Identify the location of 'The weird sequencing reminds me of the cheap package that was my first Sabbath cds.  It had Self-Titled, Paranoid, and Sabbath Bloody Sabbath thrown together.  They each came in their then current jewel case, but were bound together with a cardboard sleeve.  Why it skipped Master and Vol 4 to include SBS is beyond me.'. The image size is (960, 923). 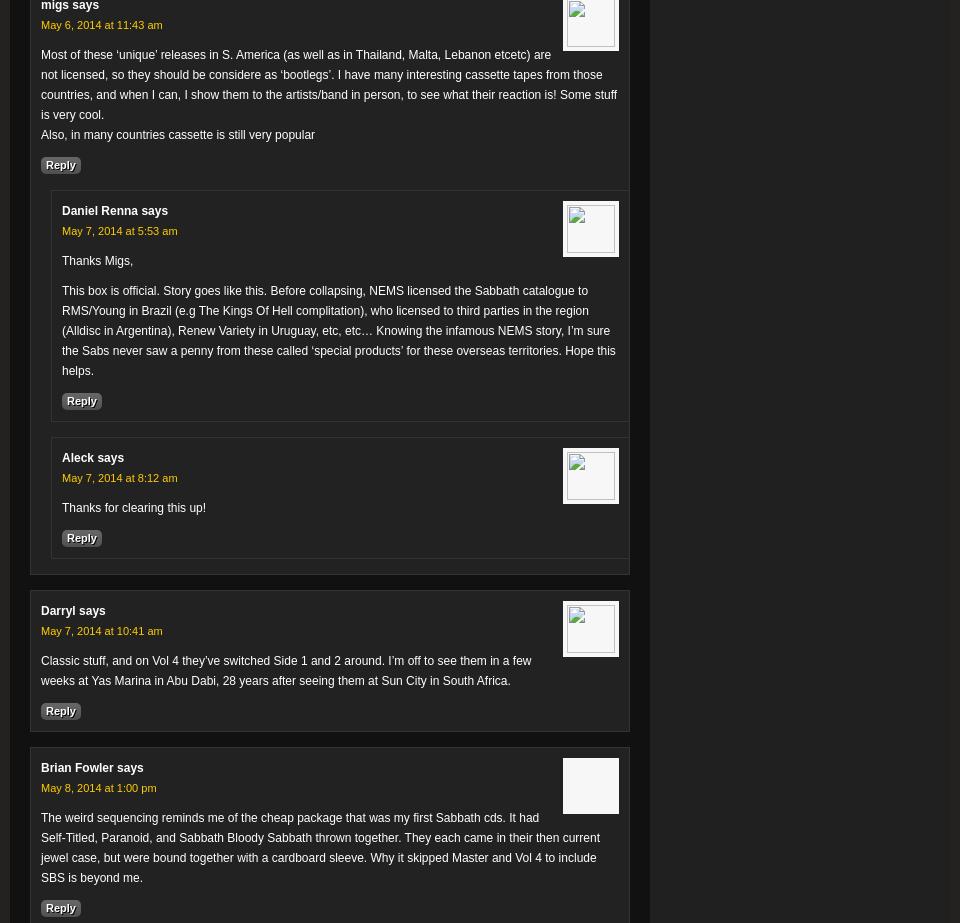
(320, 846).